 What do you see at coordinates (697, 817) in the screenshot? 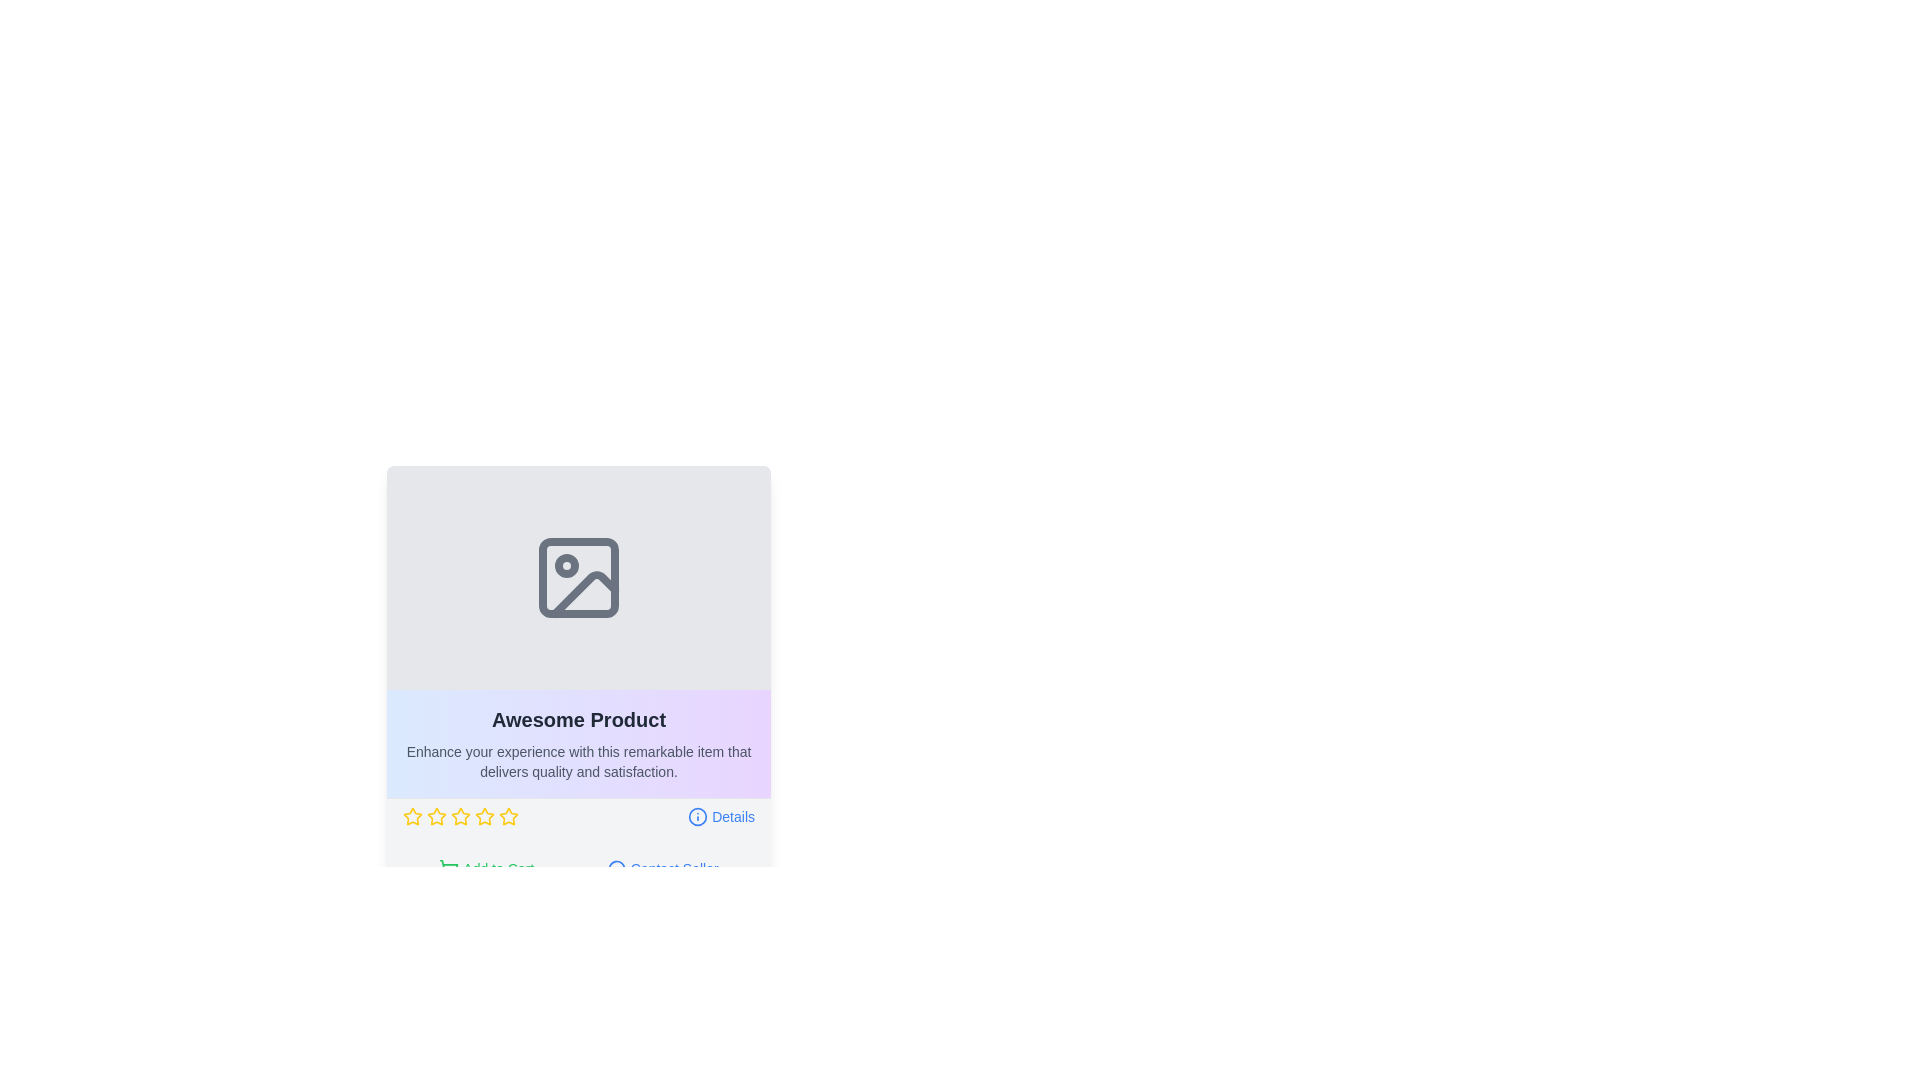
I see `icon located to the left of the 'Details' label, which visually represents additional information about the associated item` at bounding box center [697, 817].